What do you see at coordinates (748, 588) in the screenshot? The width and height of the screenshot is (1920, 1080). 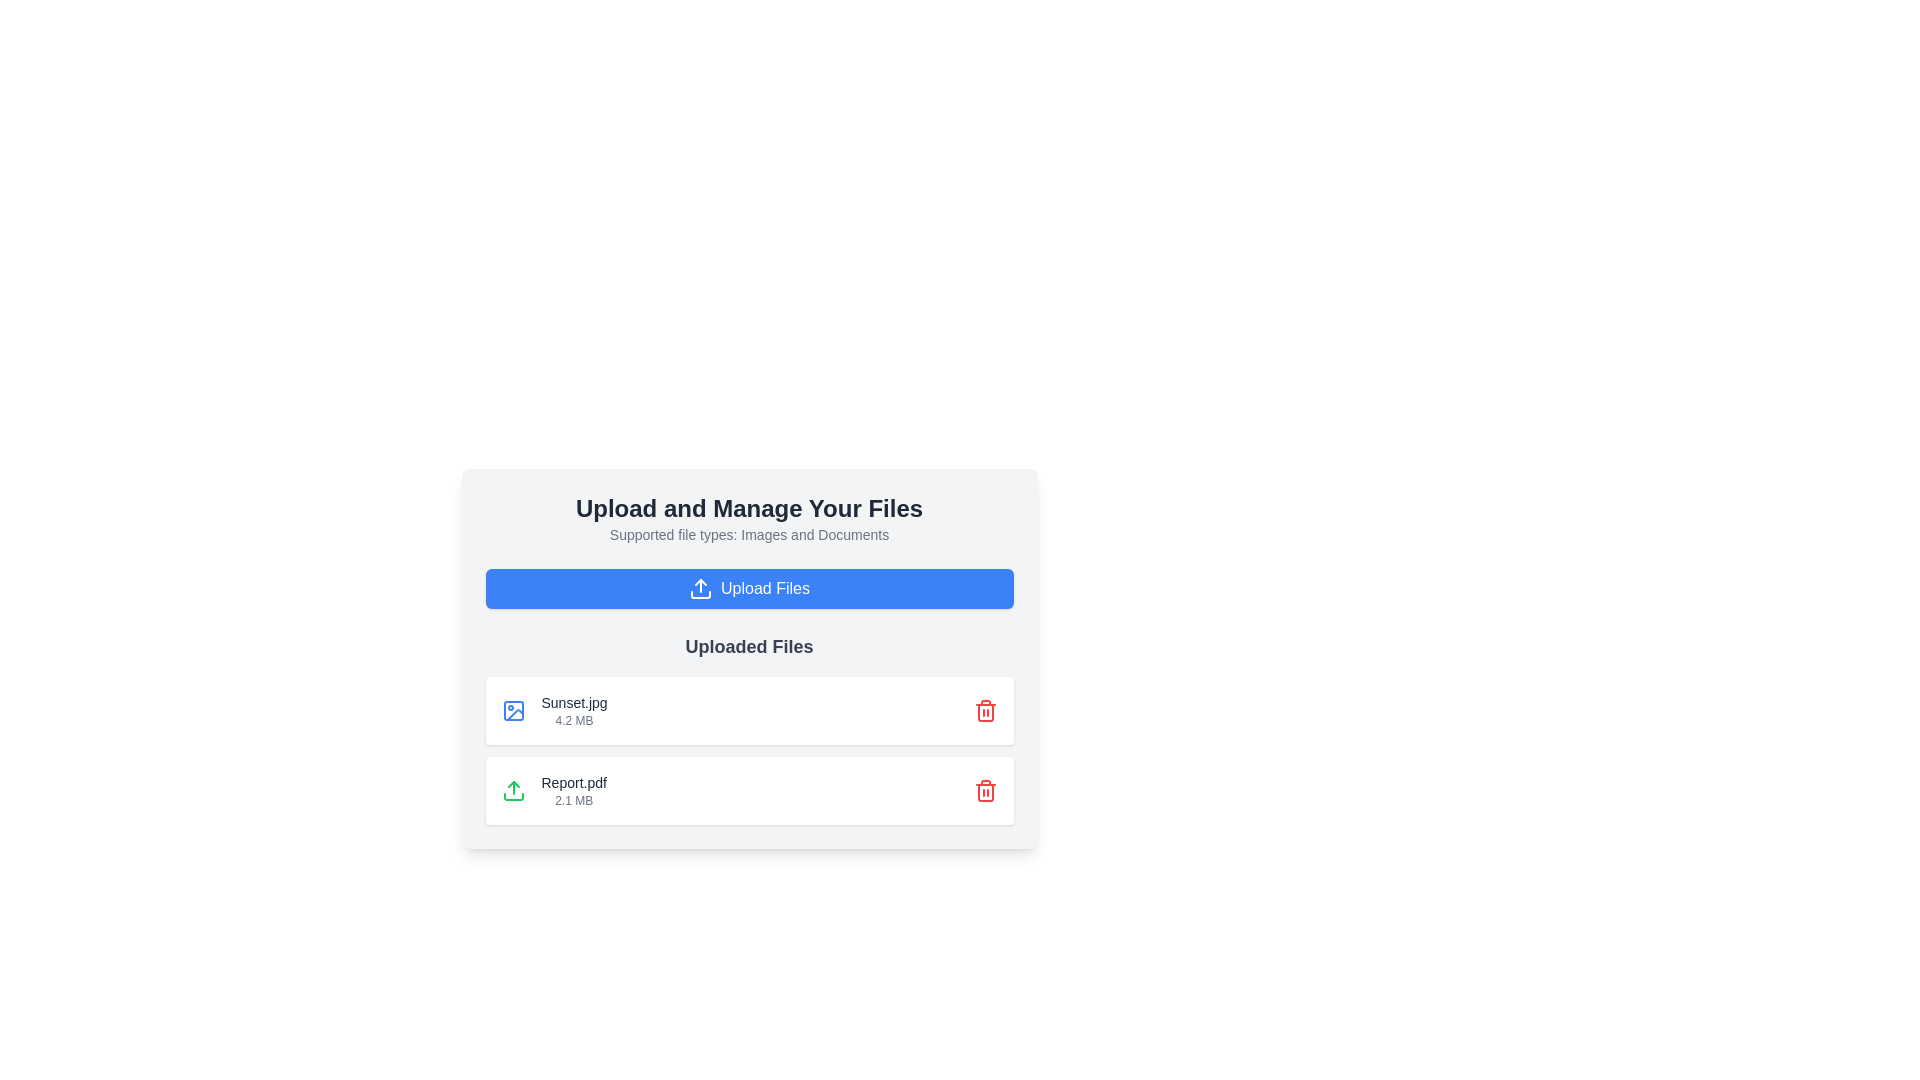 I see `the blue 'Upload Files' button with rounded corners to observe its visual effect` at bounding box center [748, 588].